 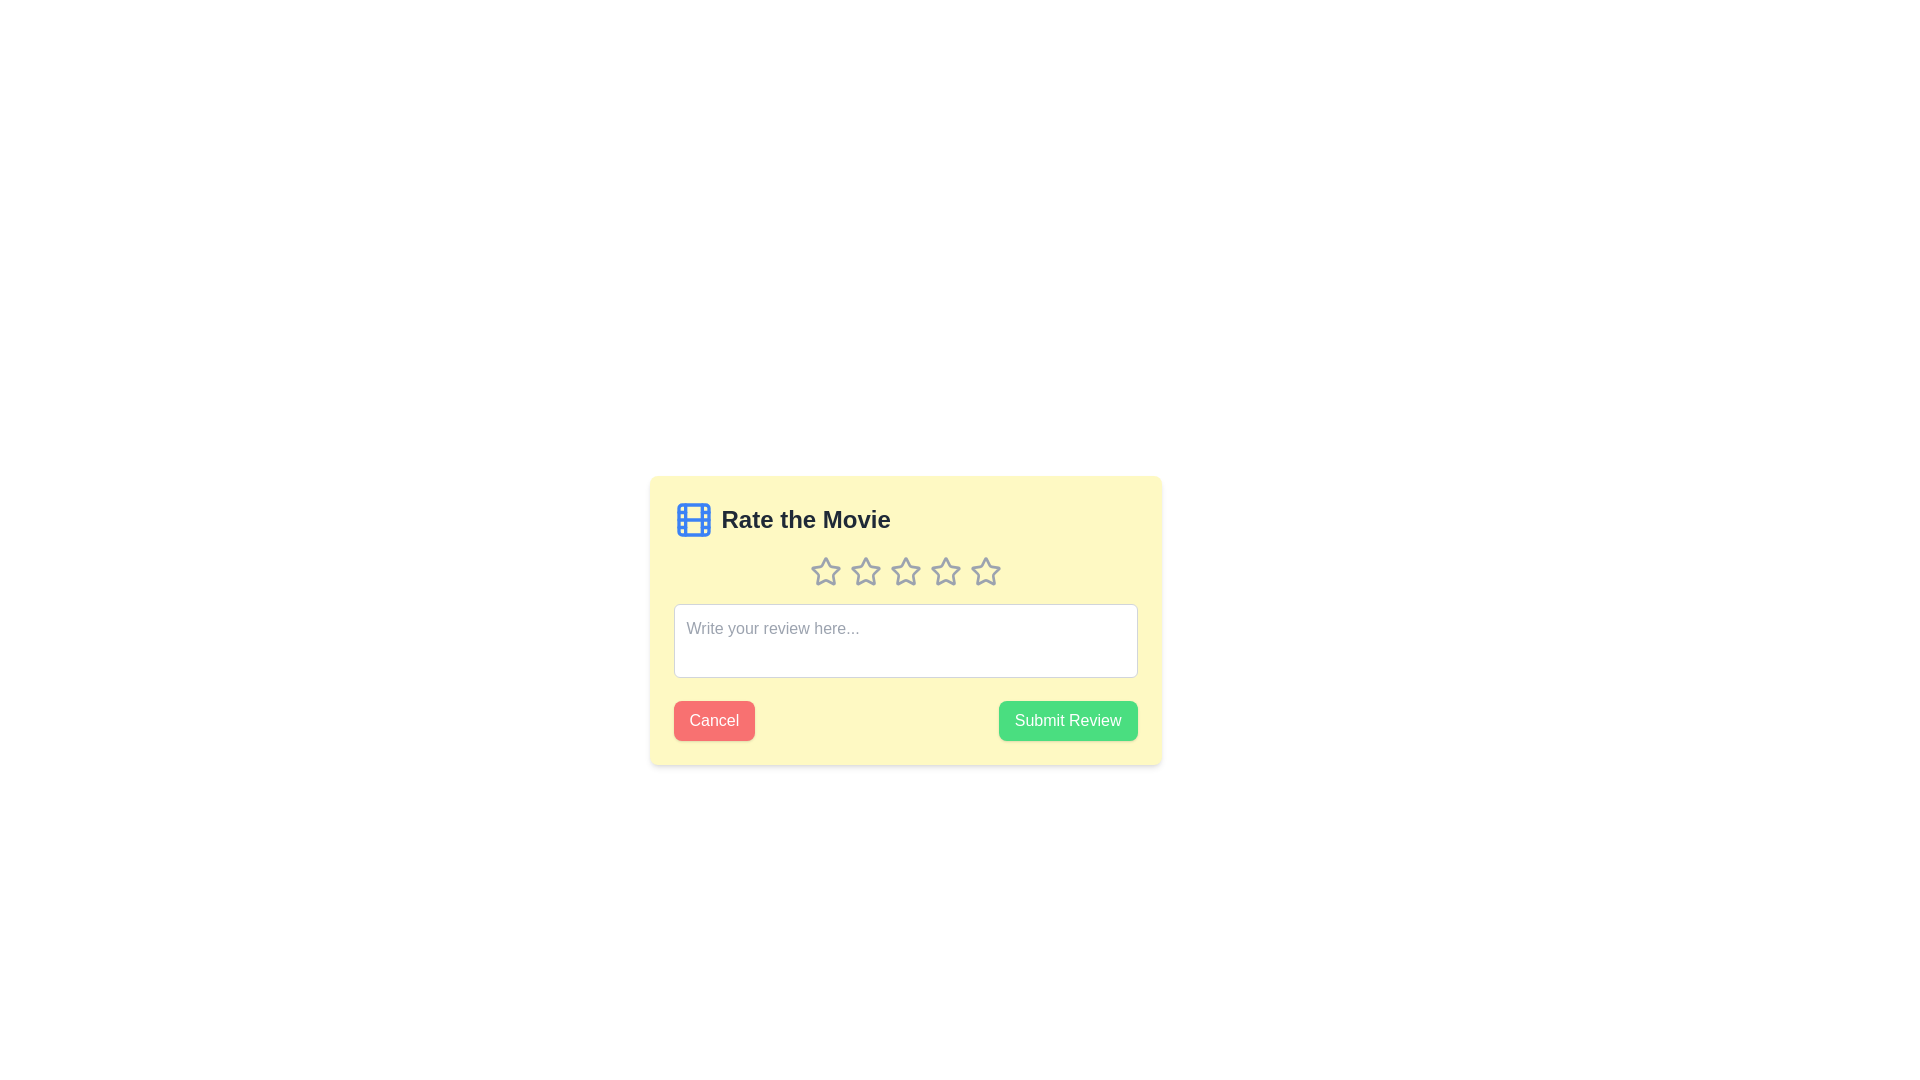 What do you see at coordinates (904, 571) in the screenshot?
I see `the second star icon` at bounding box center [904, 571].